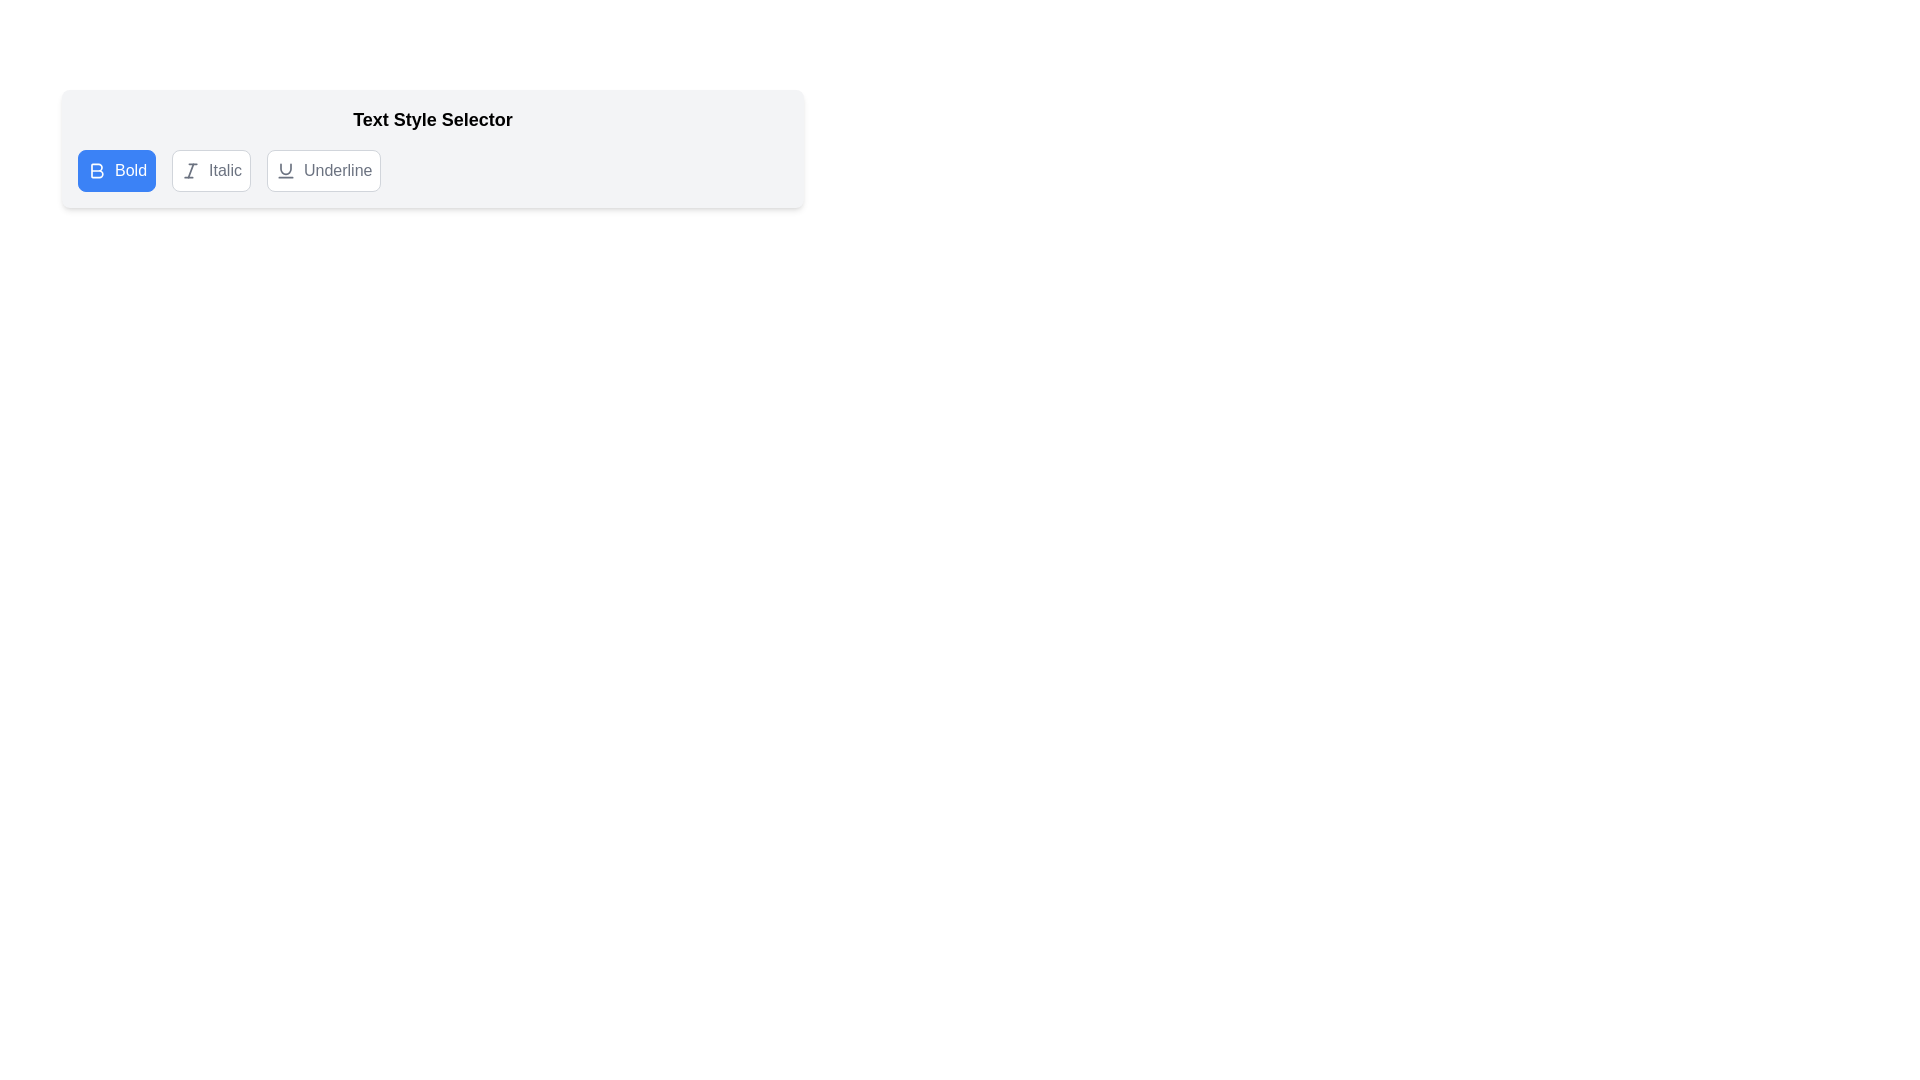  What do you see at coordinates (95, 169) in the screenshot?
I see `the 'Bold' button, which features a vector graphic (SVG icon) representing the bold text style located on its left side` at bounding box center [95, 169].